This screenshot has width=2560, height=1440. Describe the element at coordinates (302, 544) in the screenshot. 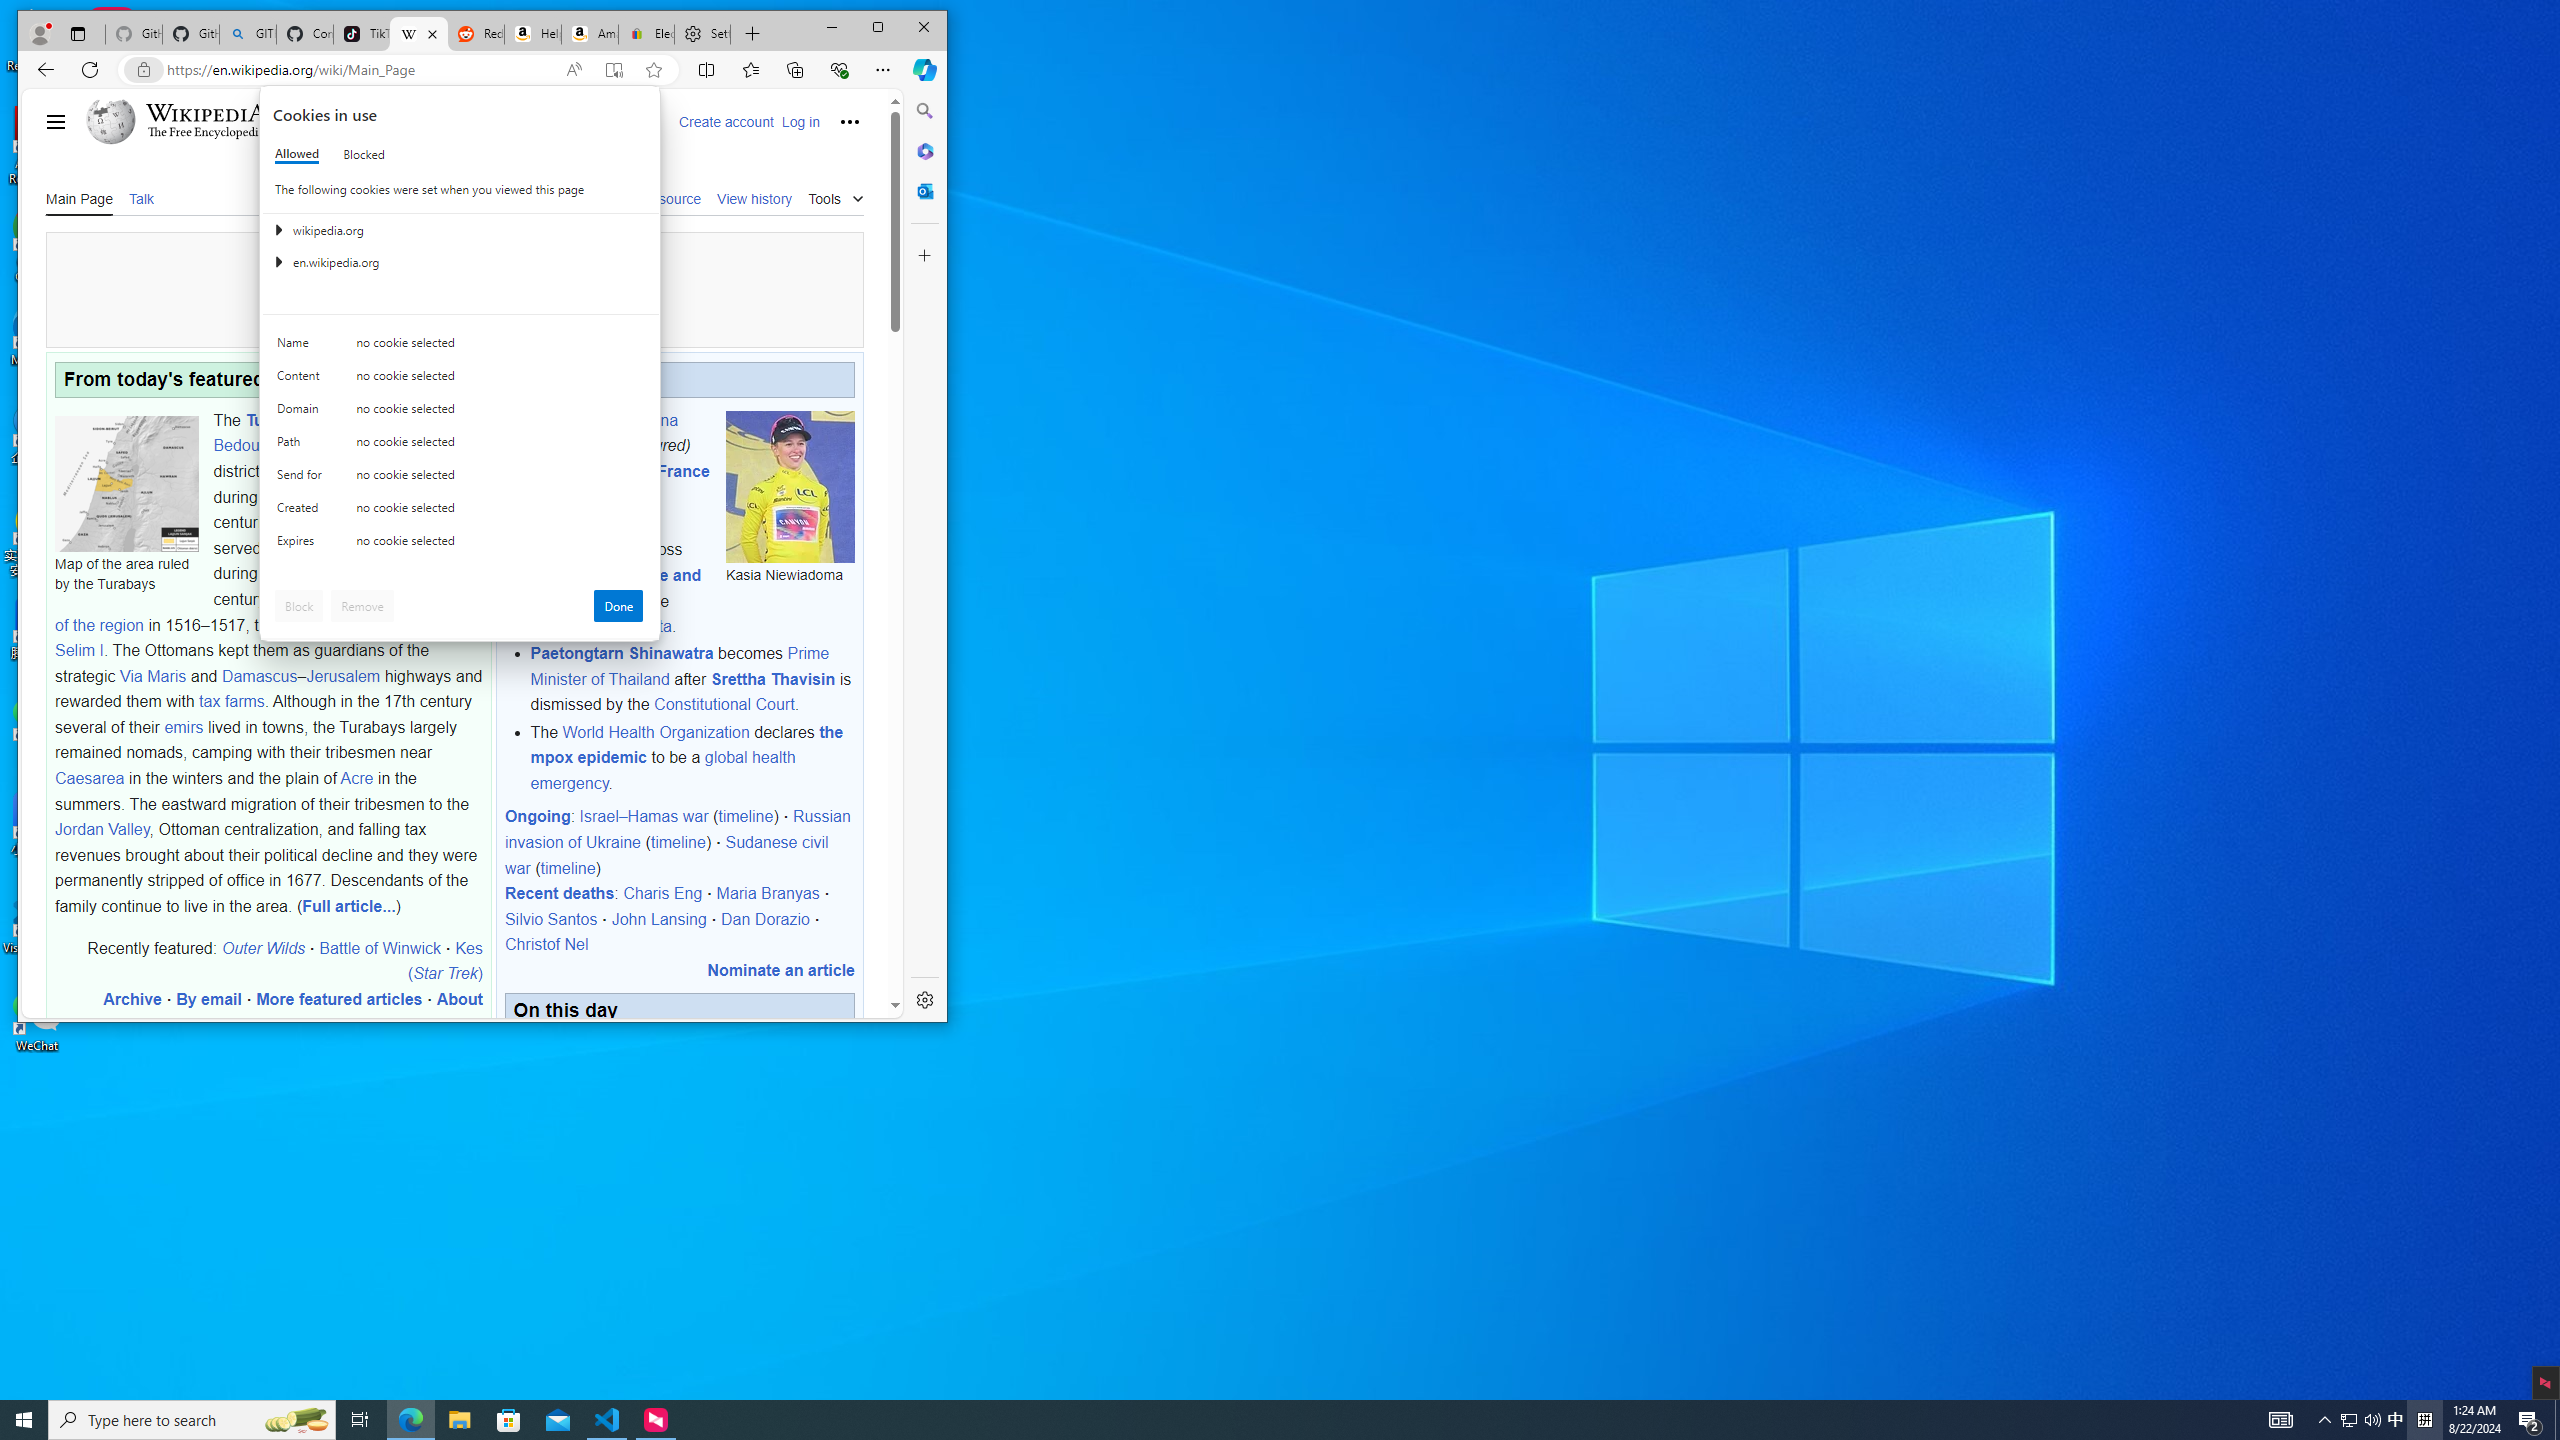

I see `'Expires'` at that location.